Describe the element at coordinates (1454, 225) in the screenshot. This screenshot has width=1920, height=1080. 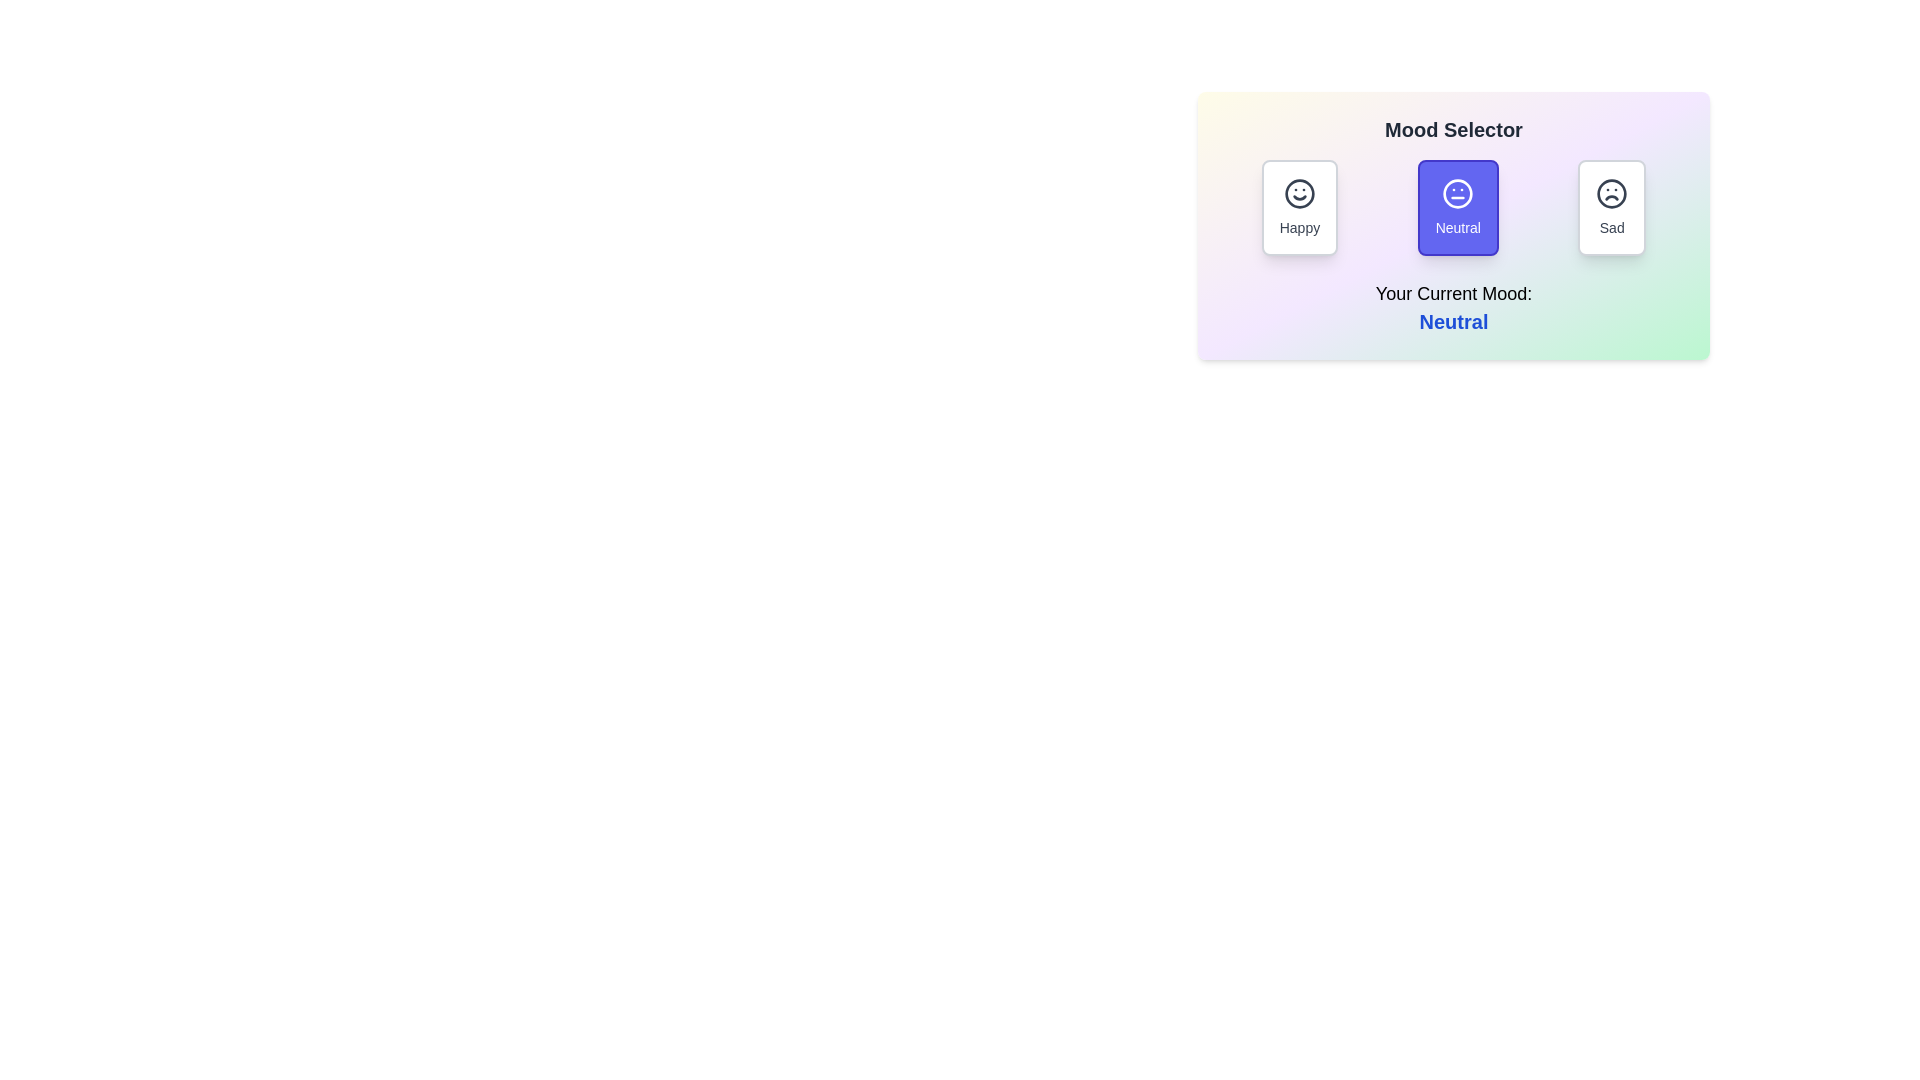
I see `the 'Neutral' button in the mood selection interface` at that location.